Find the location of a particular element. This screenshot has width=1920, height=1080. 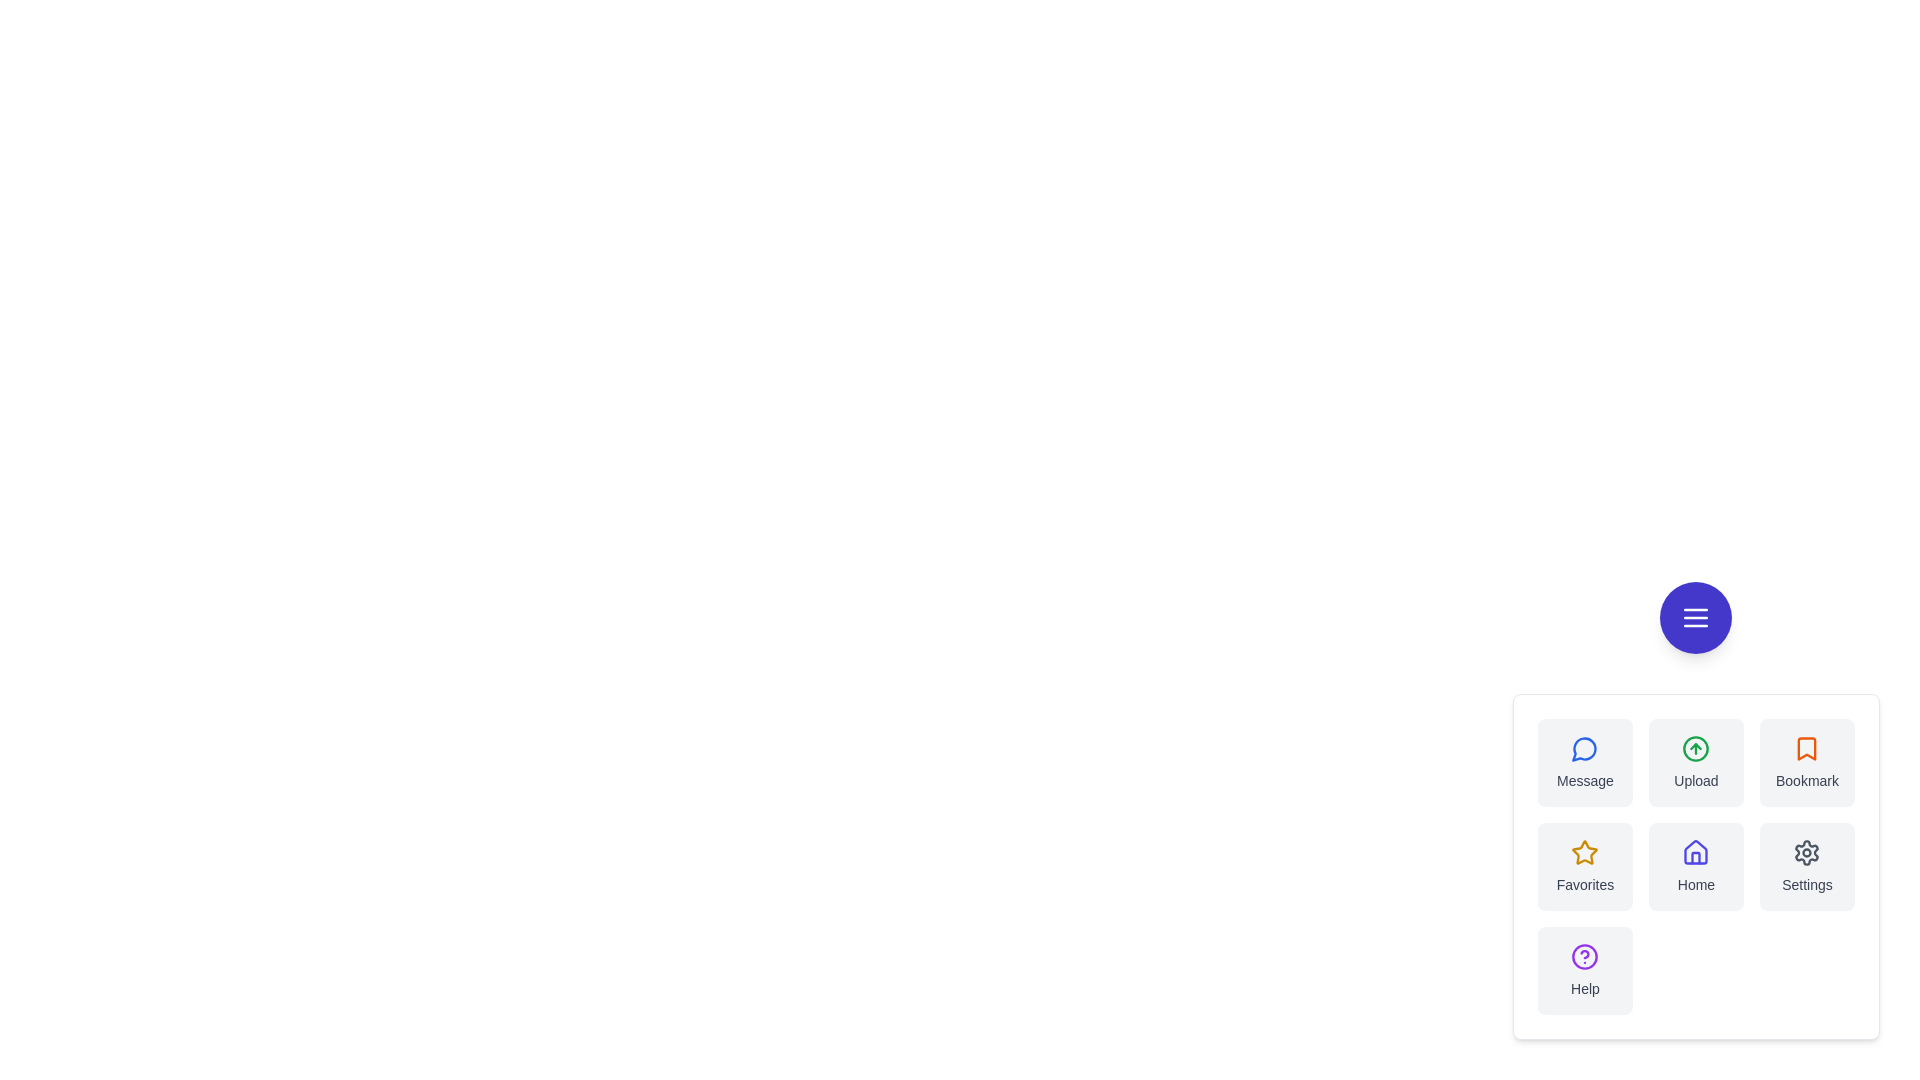

the floating menu button to toggle the action menu visibility is located at coordinates (1694, 616).